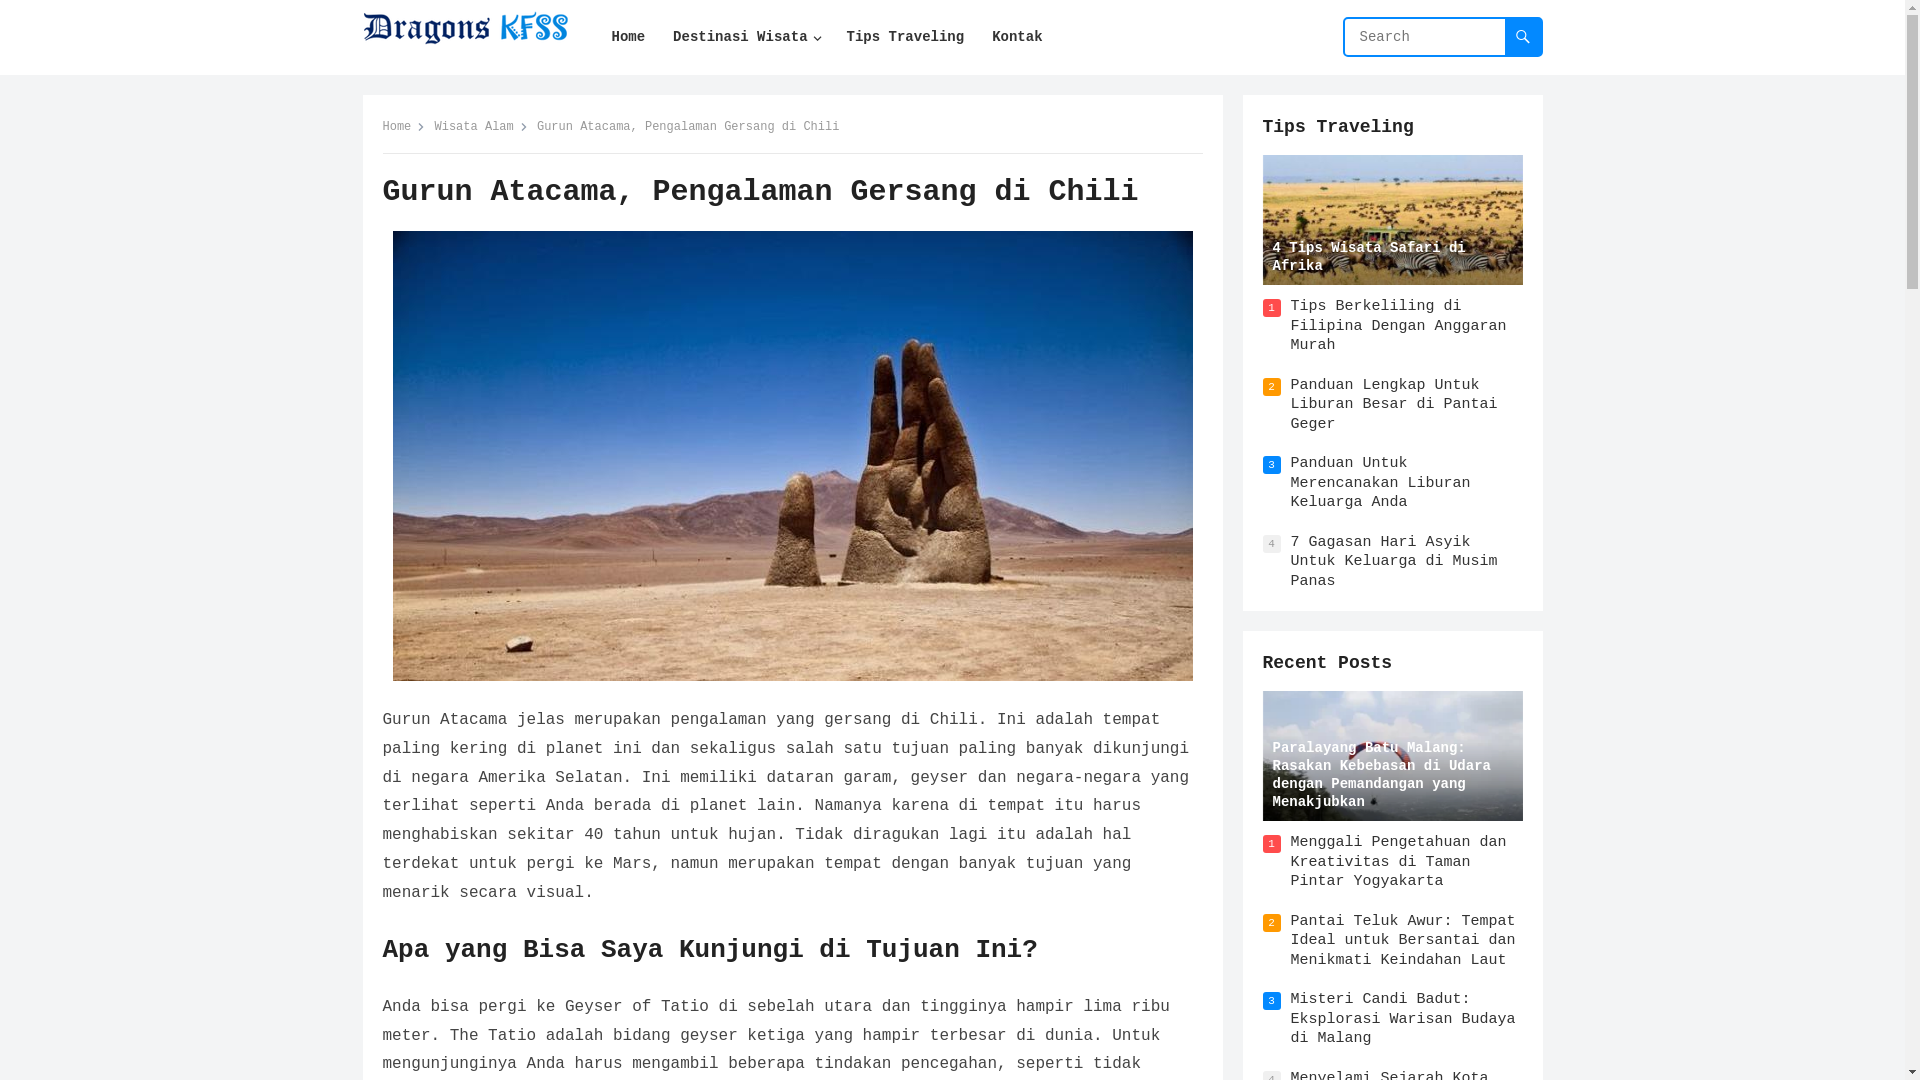 The height and width of the screenshot is (1080, 1920). What do you see at coordinates (1392, 562) in the screenshot?
I see `'7 Gagasan Hari Asyik Untuk Keluarga di Musim Panas'` at bounding box center [1392, 562].